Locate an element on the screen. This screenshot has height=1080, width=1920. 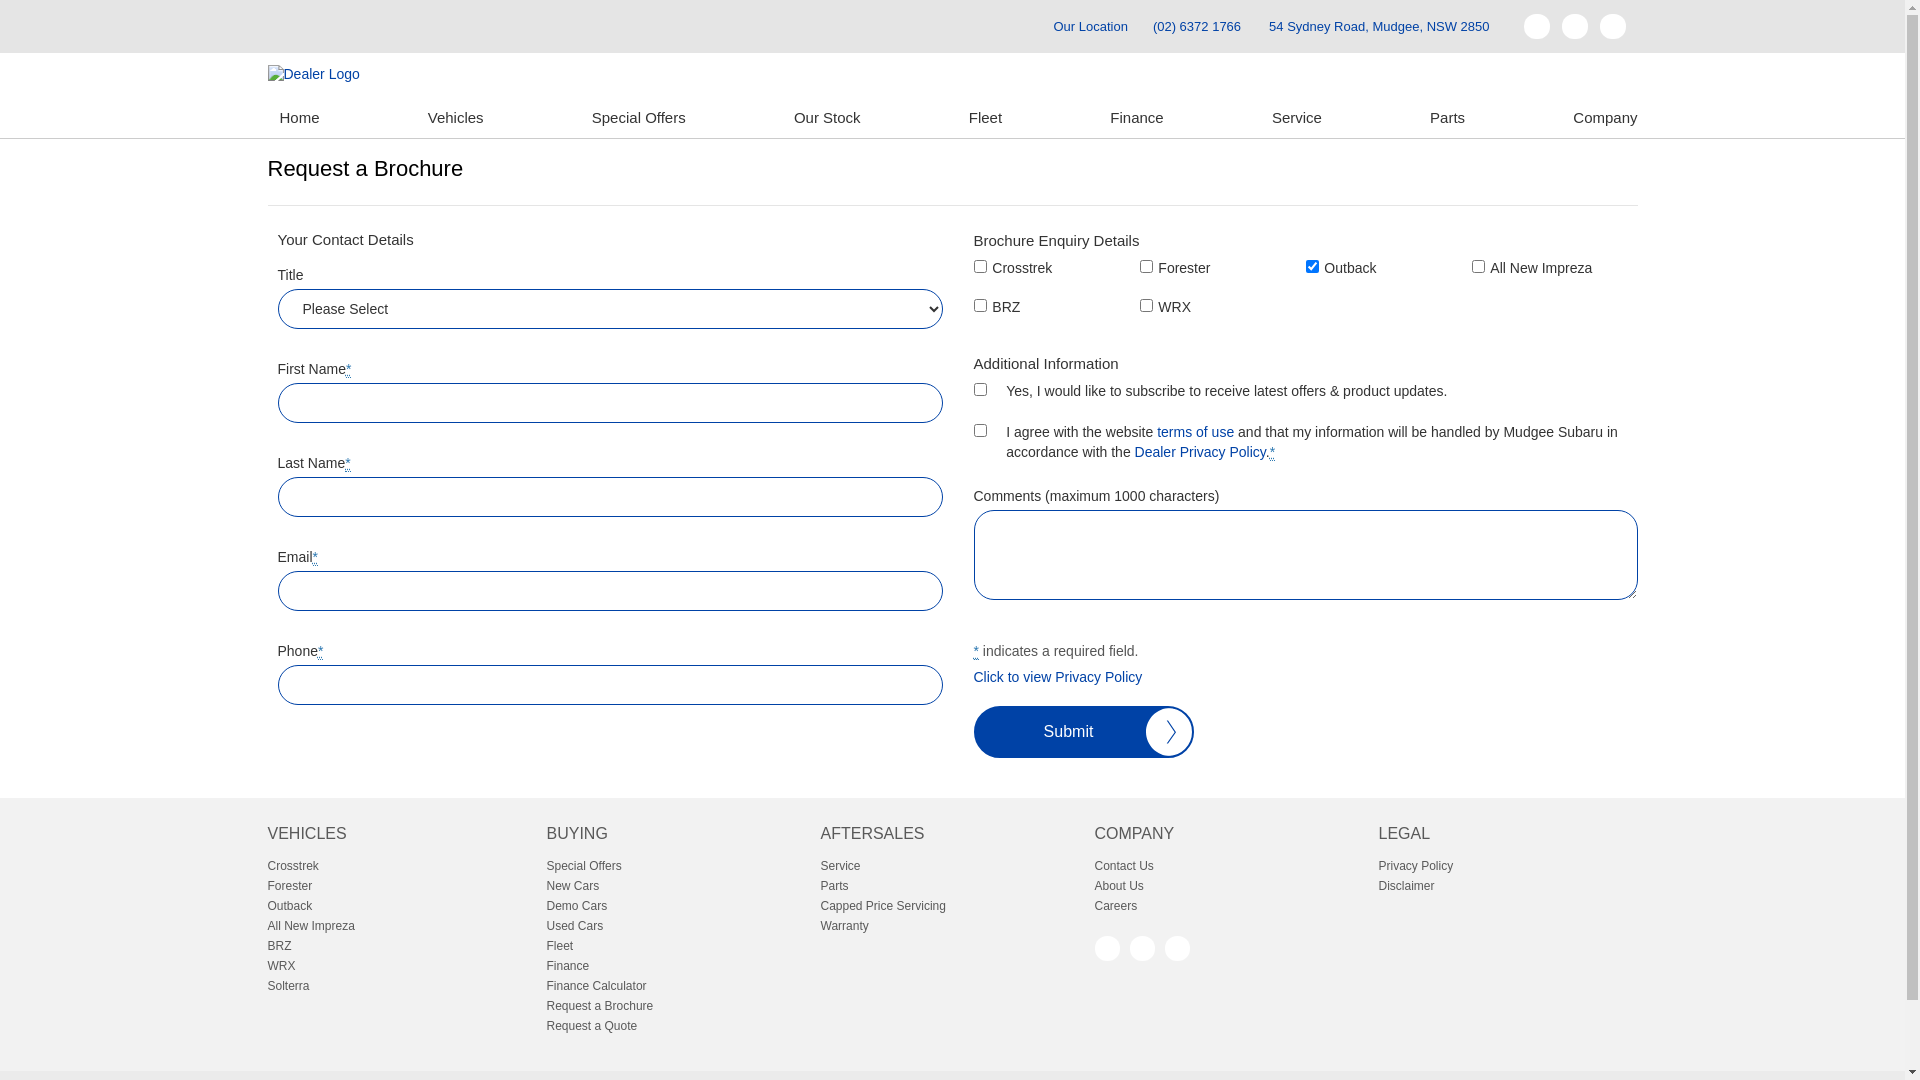
'Our Location' is located at coordinates (1035, 26).